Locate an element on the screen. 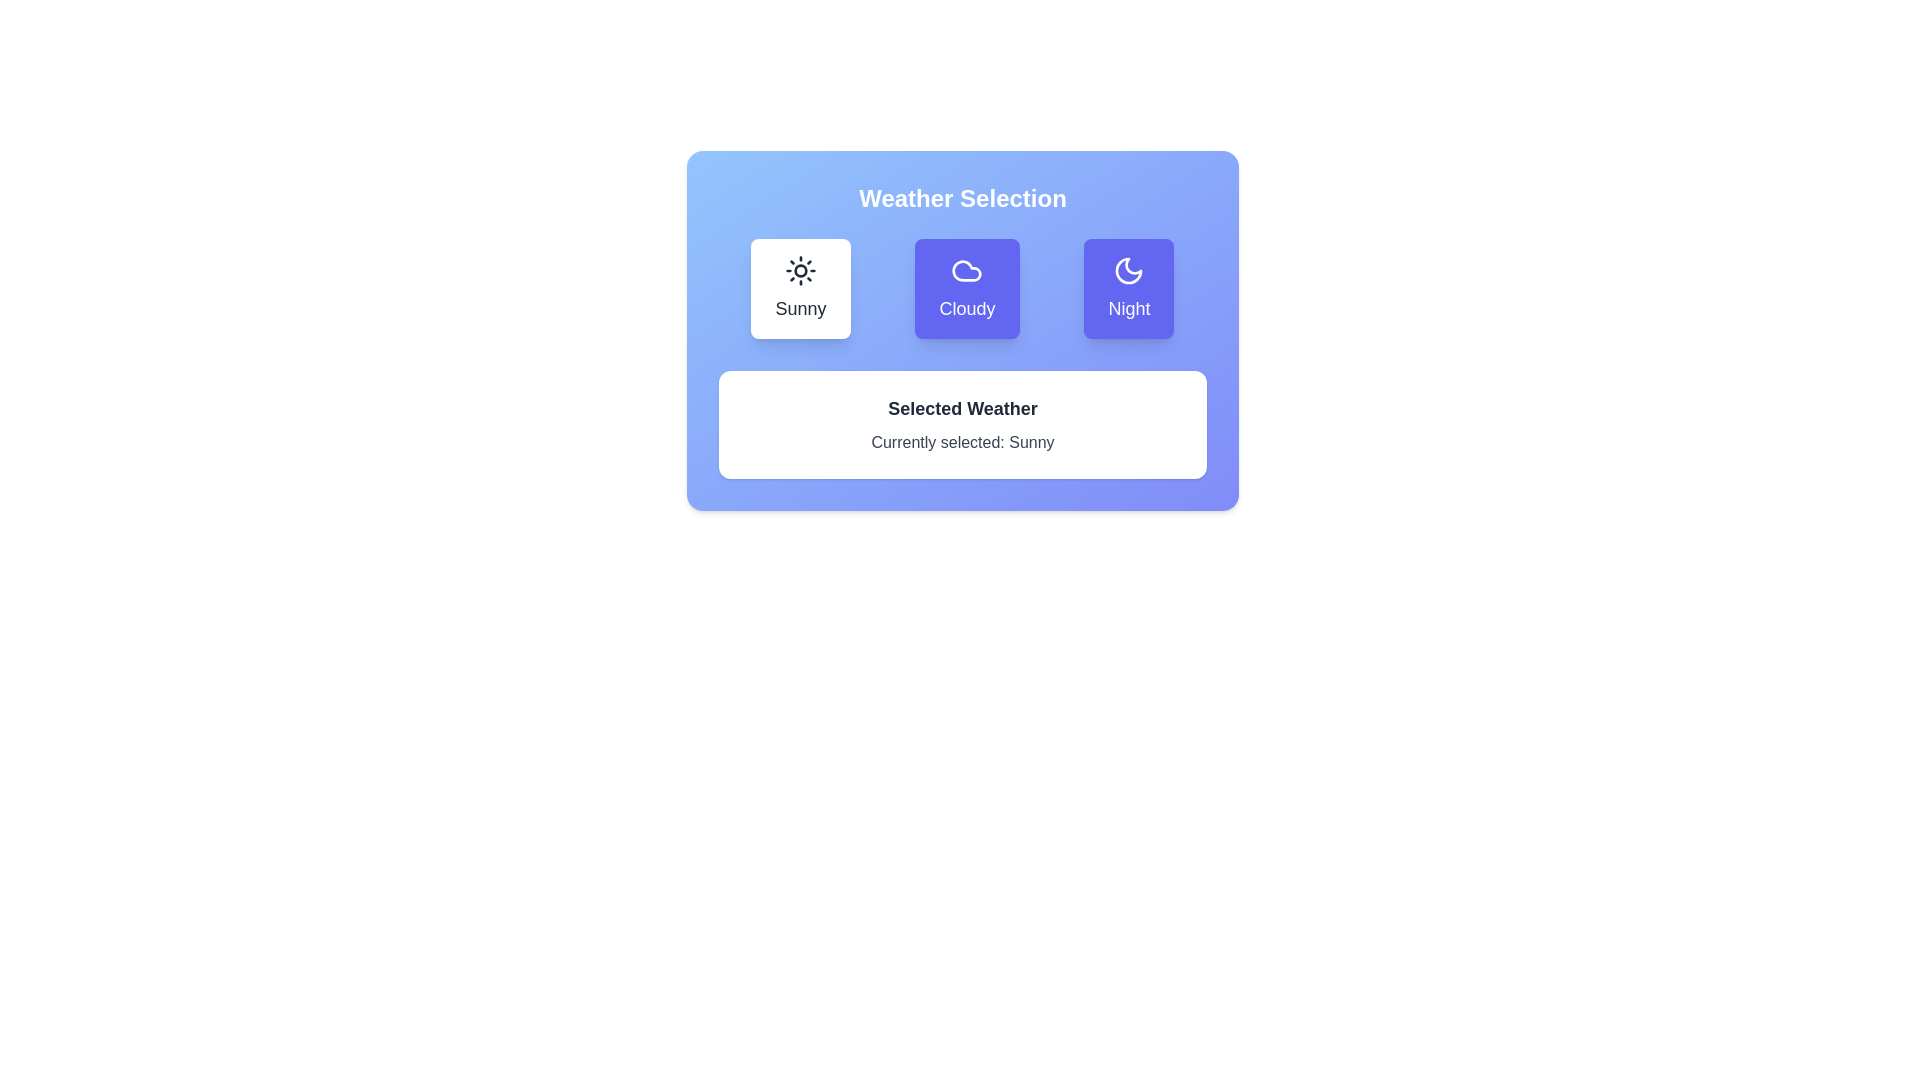  the text label element displaying 'Cloudy' in white color on a purple background, which is part of a clickable box for weather conditions is located at coordinates (967, 308).